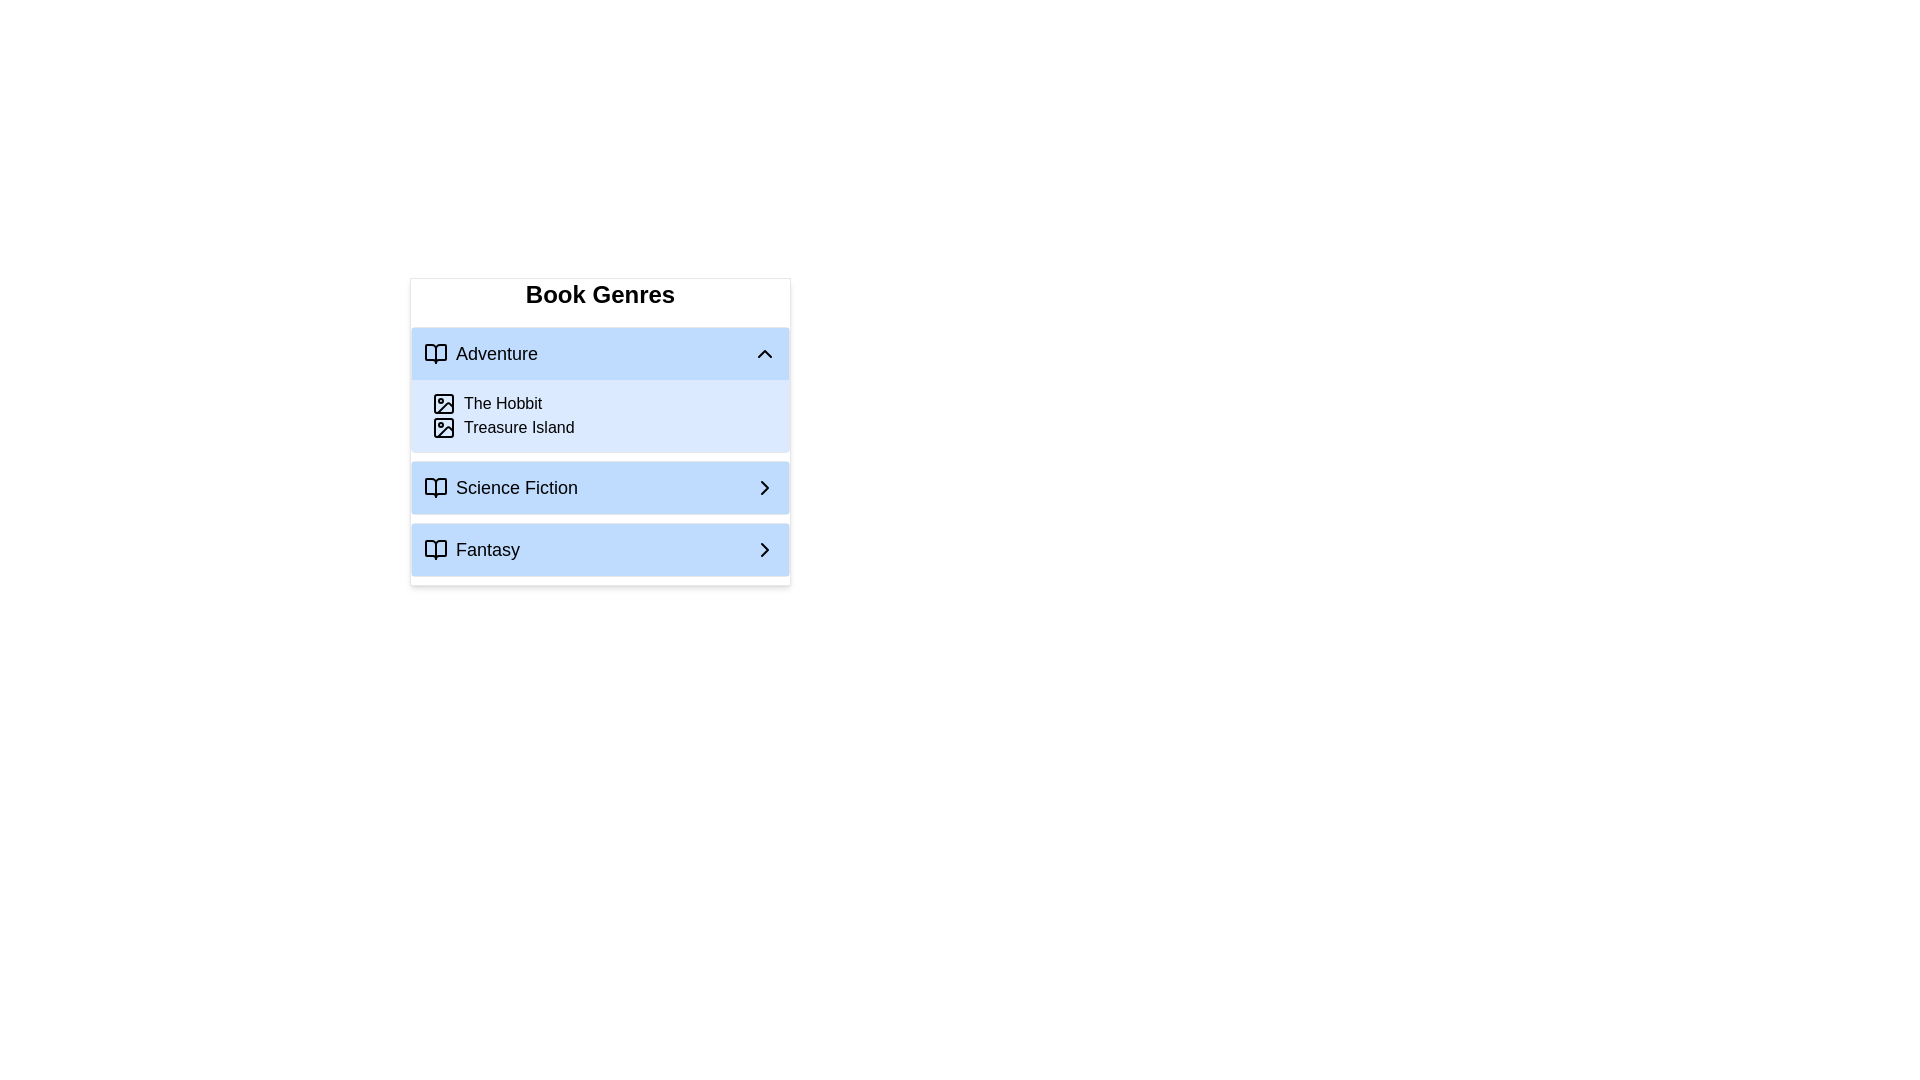  What do you see at coordinates (603, 404) in the screenshot?
I see `the first list item indicating the book 'The Hobbit' in the 'Adventure' category of the 'Book Genres' panel` at bounding box center [603, 404].